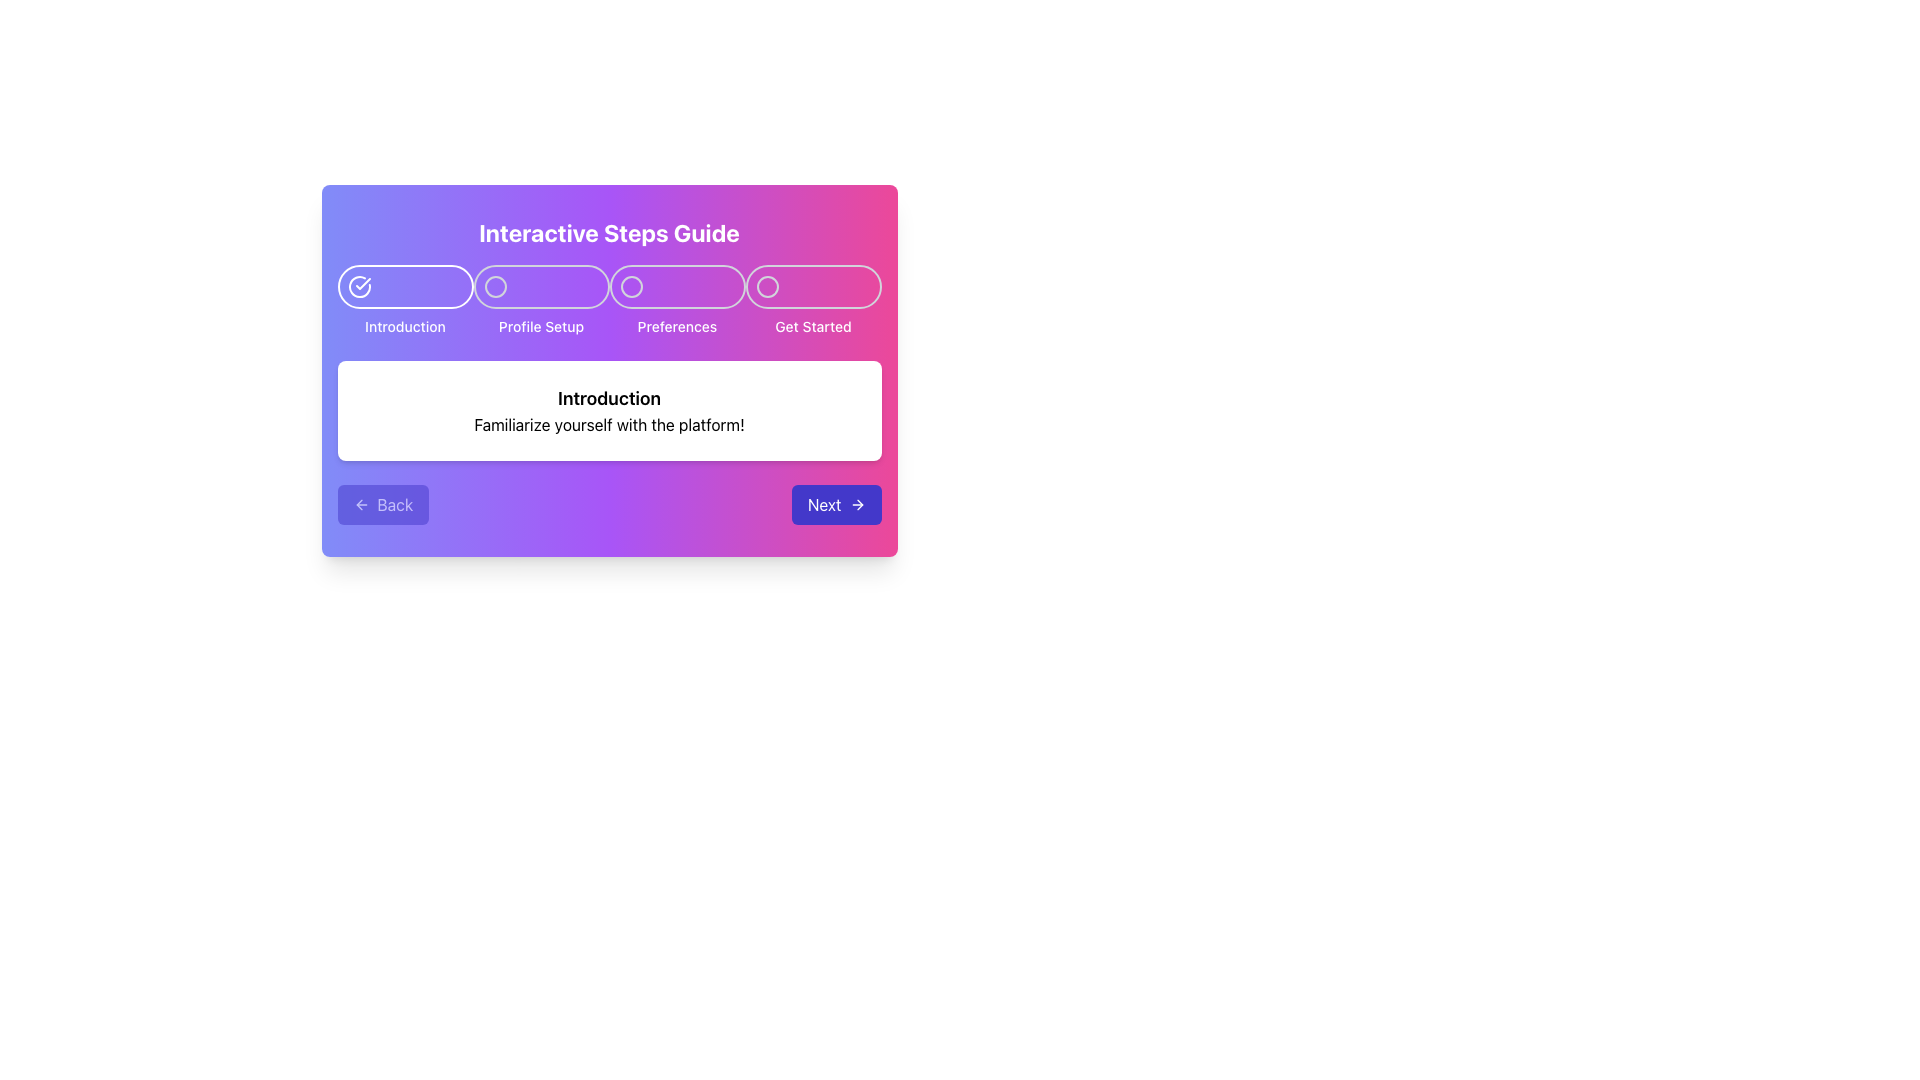  Describe the element at coordinates (766, 286) in the screenshot. I see `the fourth circular Progress Step Indicator labeled 'Get Started' located at the top-right of the card` at that location.